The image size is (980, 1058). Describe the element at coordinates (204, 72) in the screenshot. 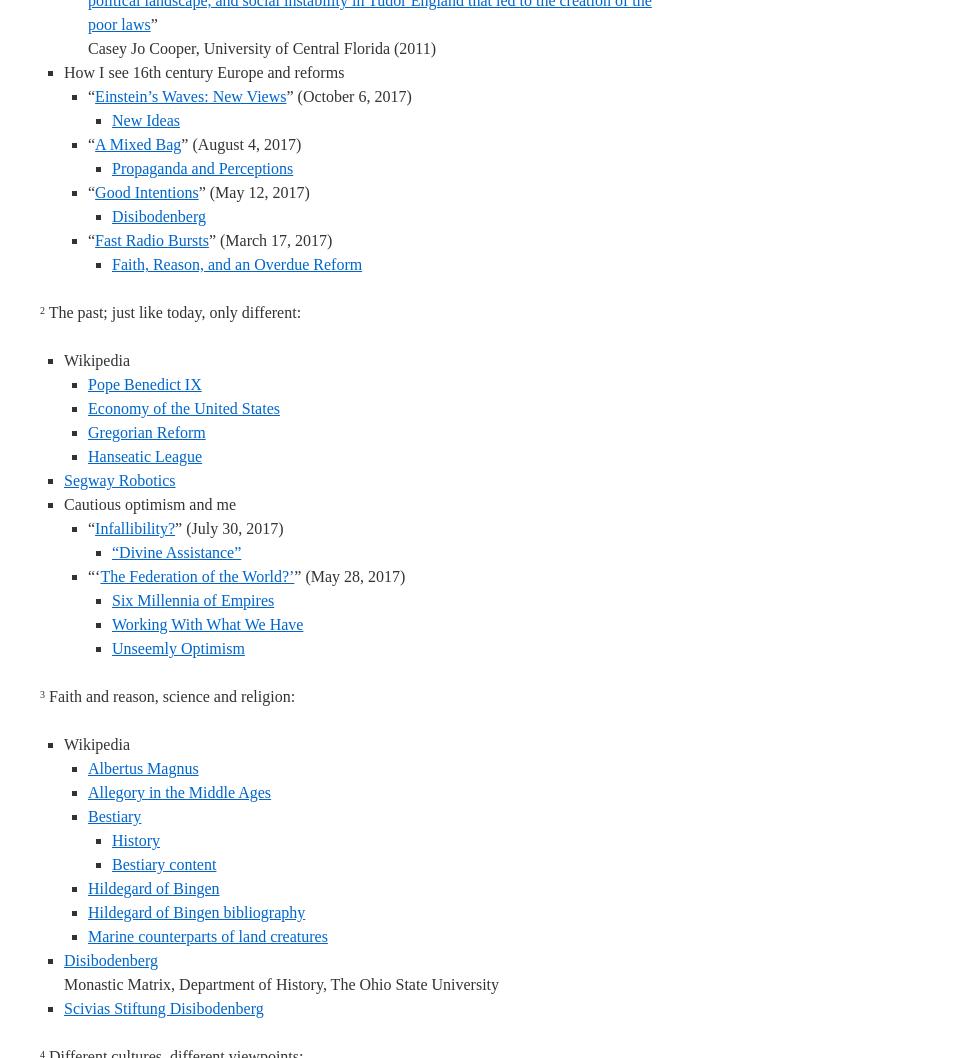

I see `'How I see 16th century Europe and reforms'` at that location.